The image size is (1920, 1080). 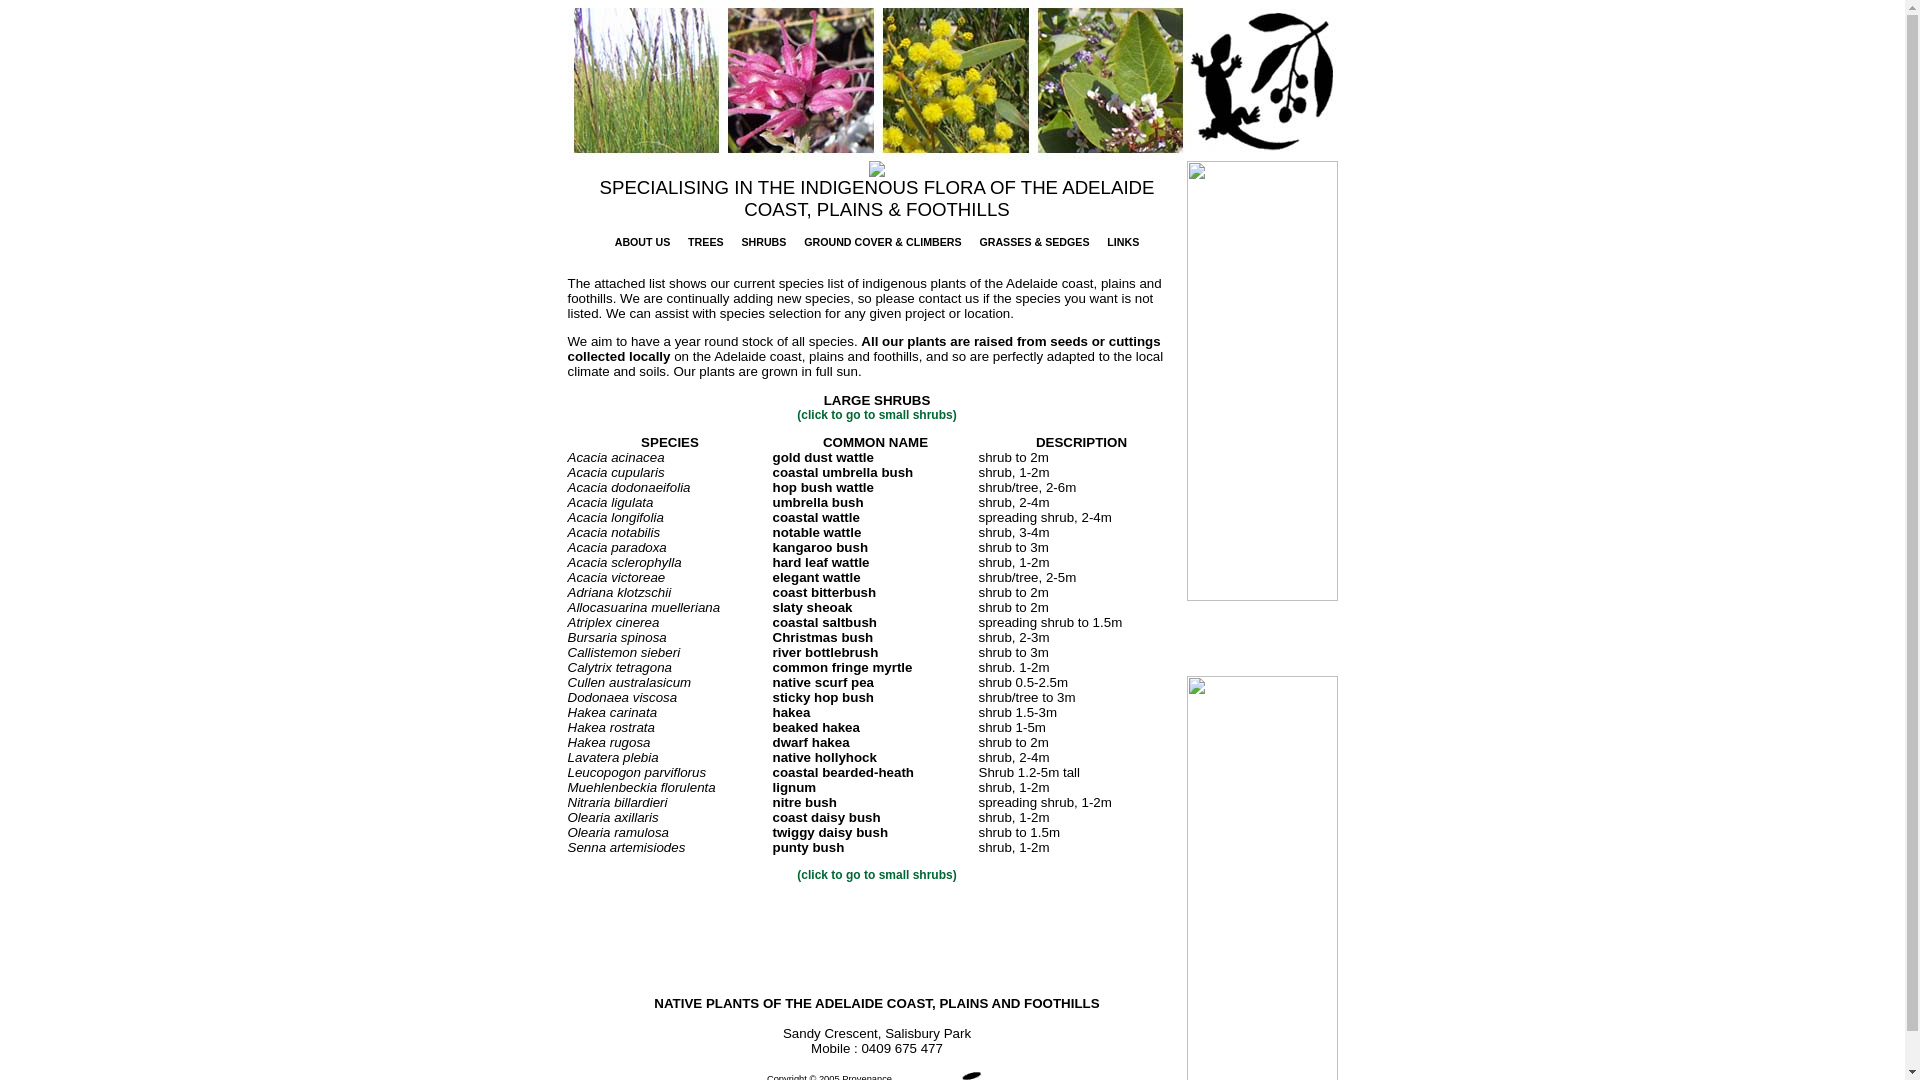 I want to click on '(click to go to small shrubs)', so click(x=876, y=874).